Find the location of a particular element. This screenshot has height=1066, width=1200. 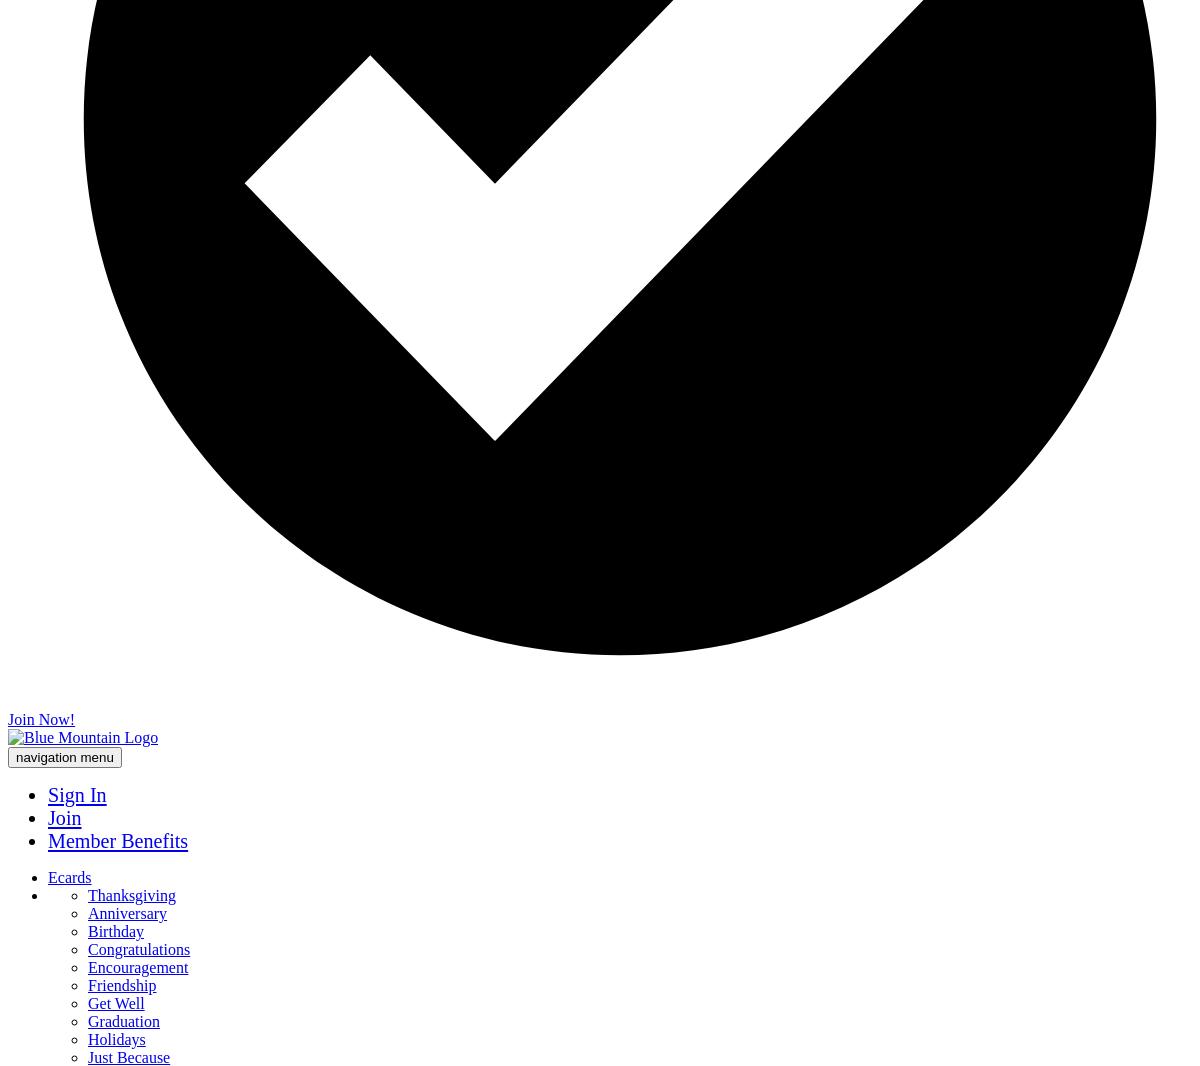

'Member Benefits' is located at coordinates (117, 840).